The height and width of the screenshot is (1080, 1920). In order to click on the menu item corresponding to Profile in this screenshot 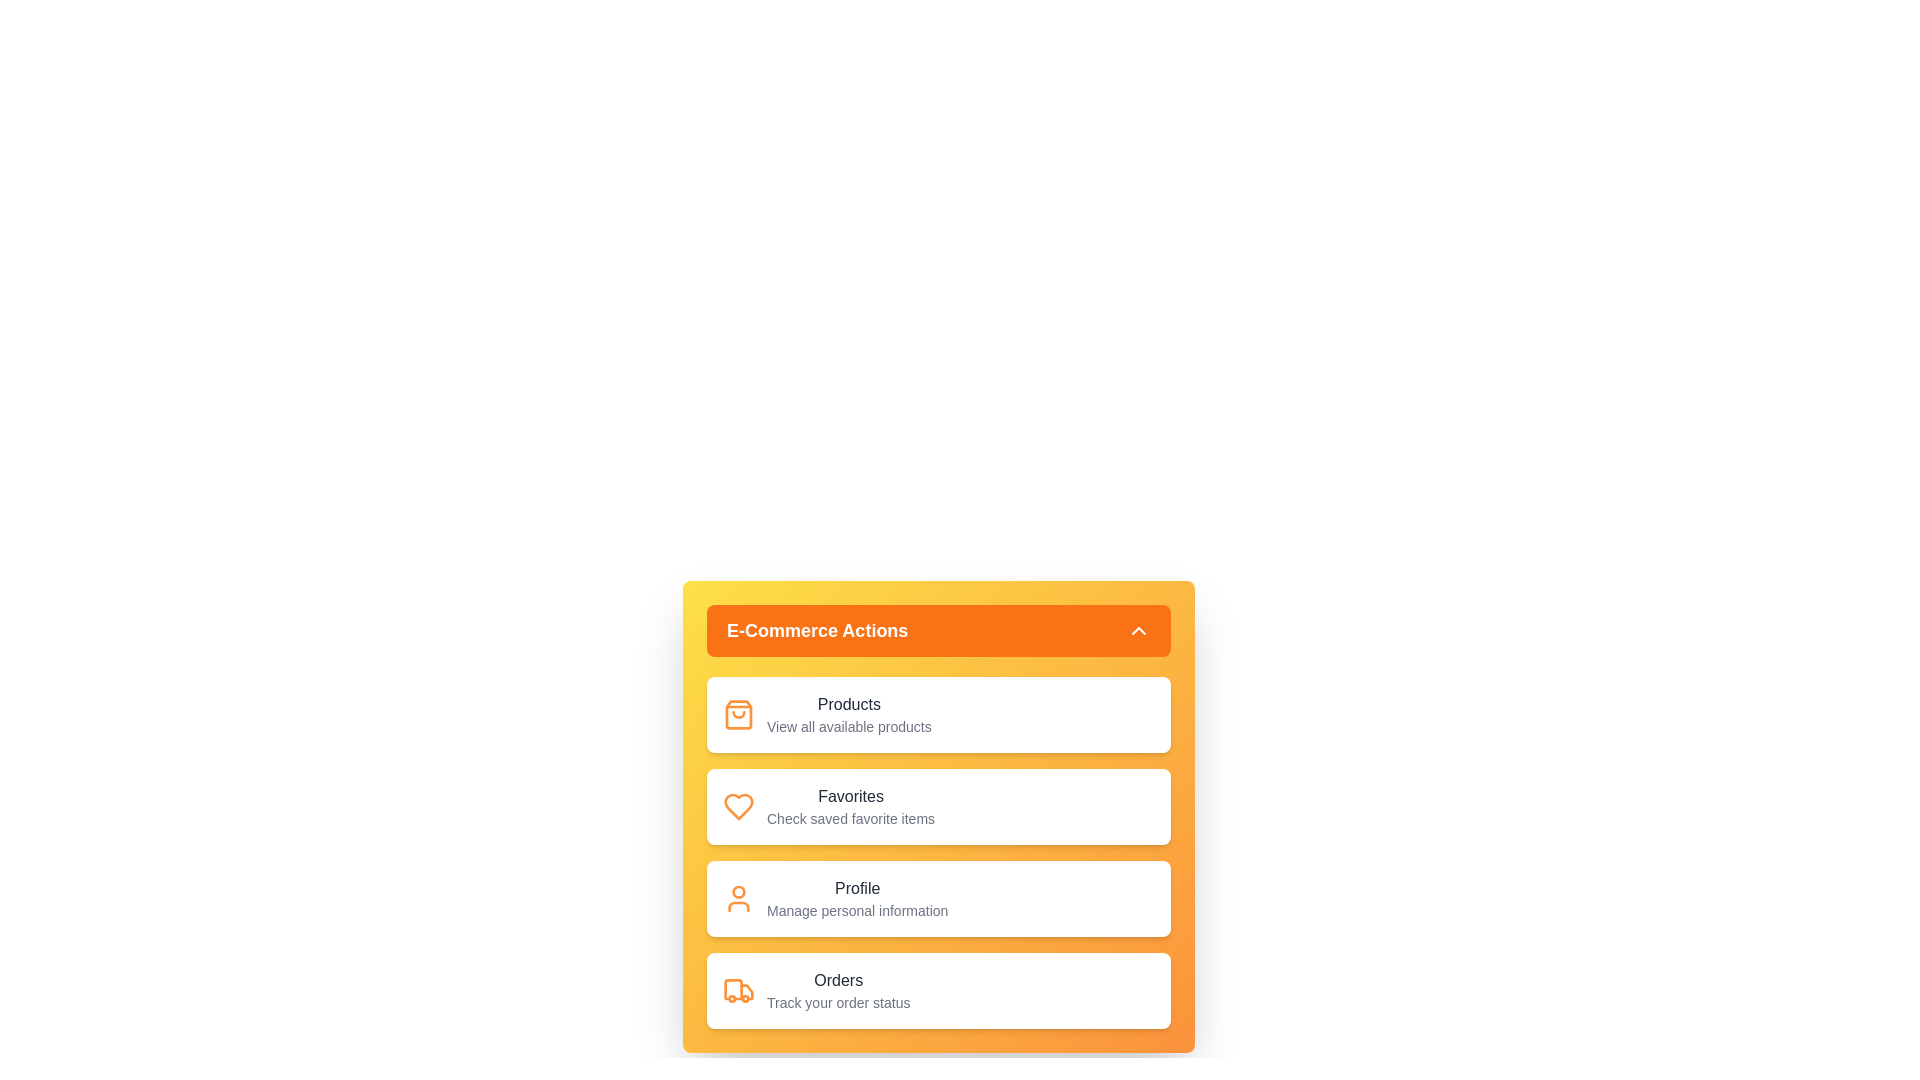, I will do `click(938, 897)`.